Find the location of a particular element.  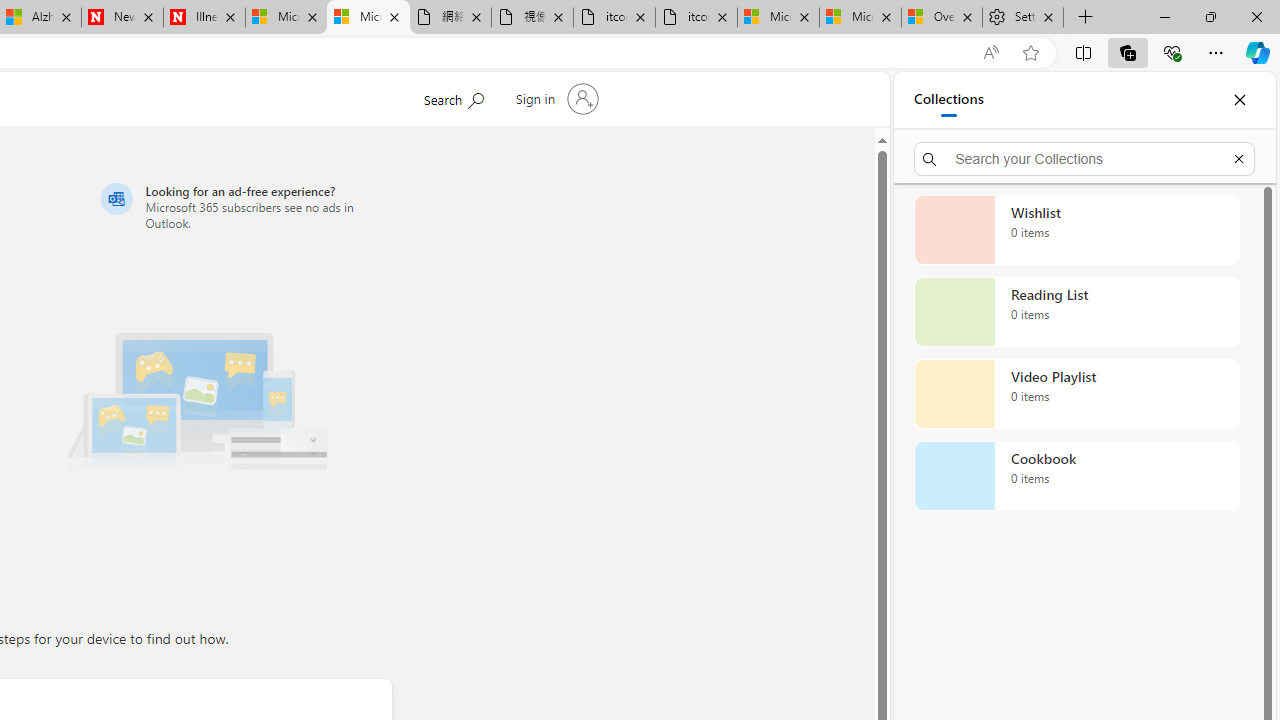

'Illness news & latest pictures from Newsweek.com' is located at coordinates (204, 17).